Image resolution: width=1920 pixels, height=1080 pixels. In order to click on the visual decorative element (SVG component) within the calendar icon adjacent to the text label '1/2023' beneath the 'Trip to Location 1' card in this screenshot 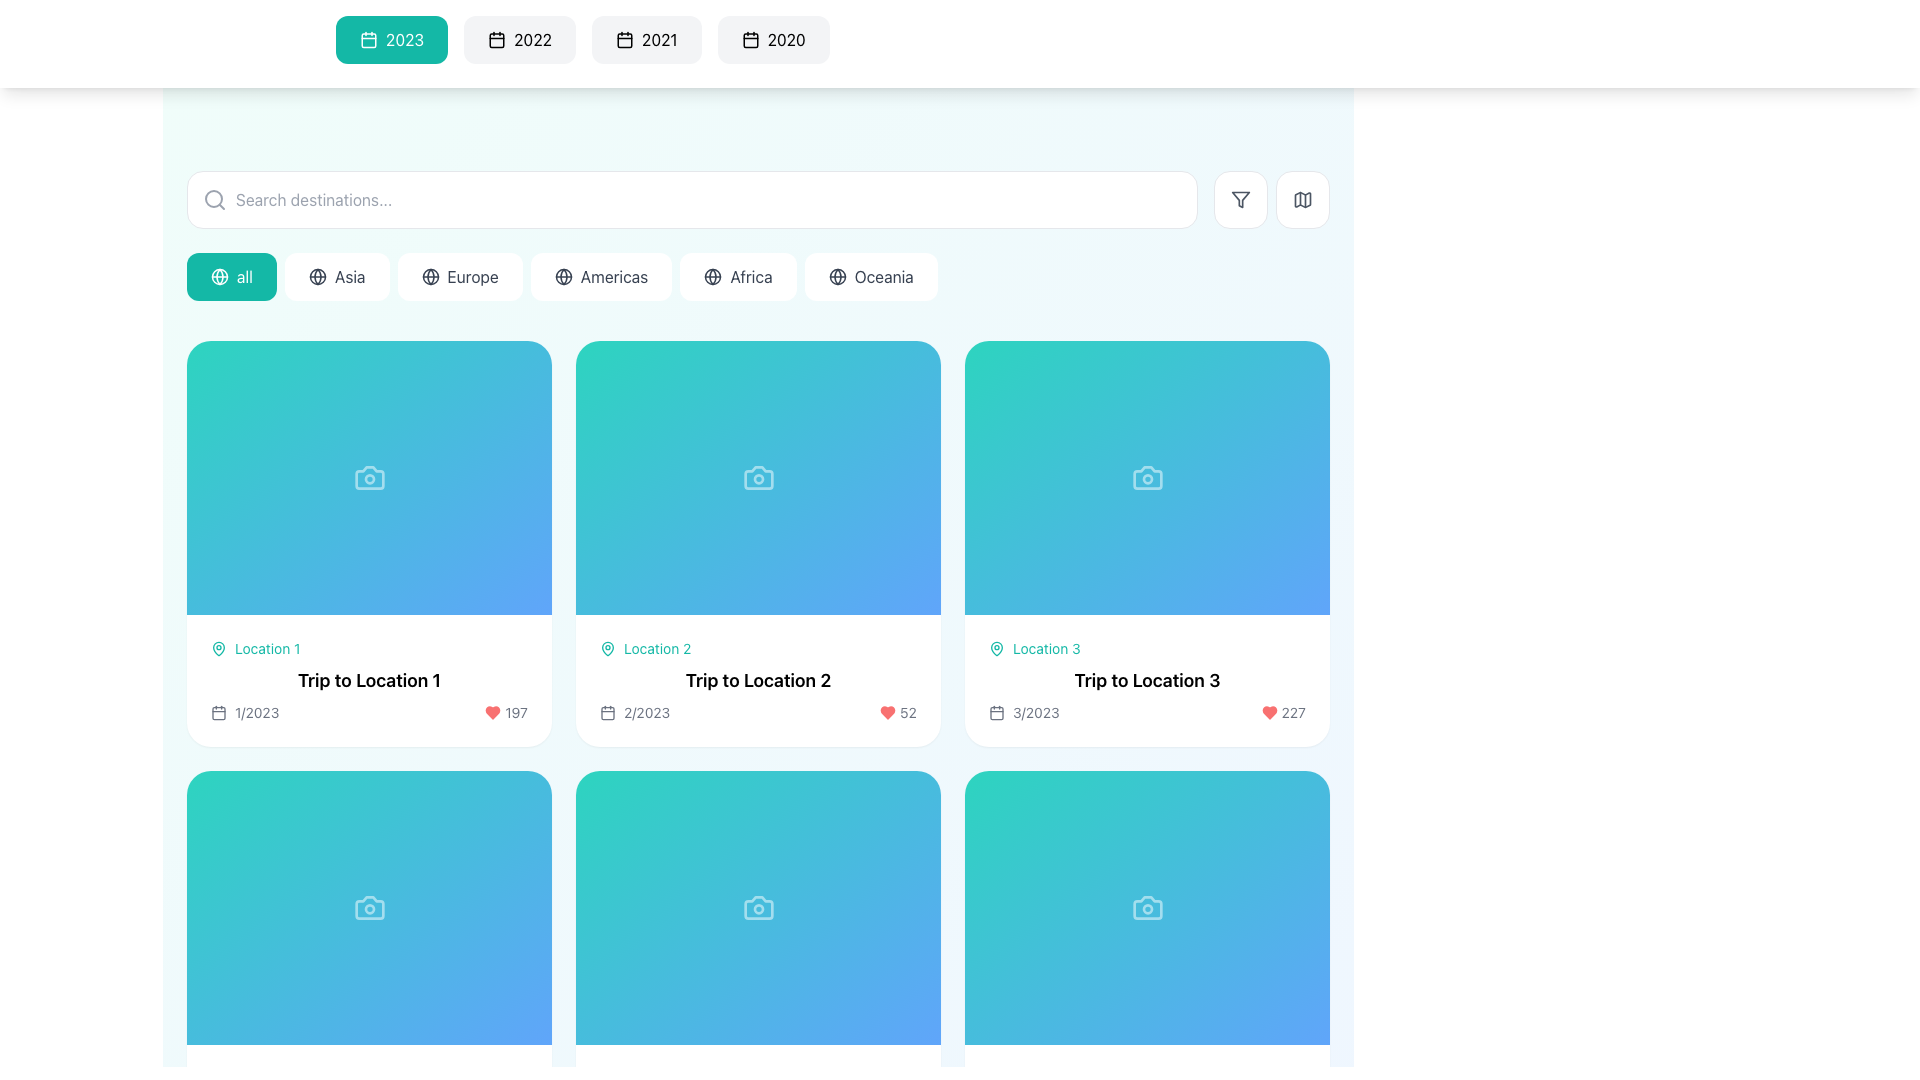, I will do `click(219, 712)`.